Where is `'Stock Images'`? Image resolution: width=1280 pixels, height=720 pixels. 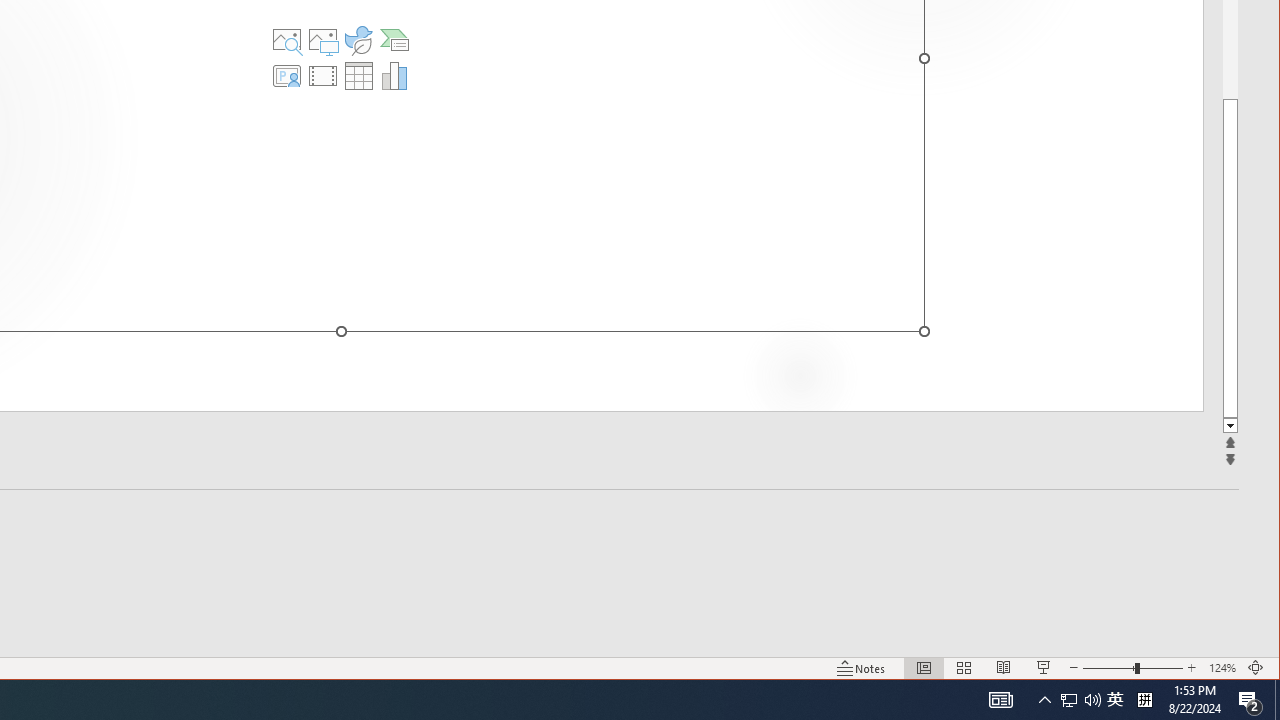 'Stock Images' is located at coordinates (286, 39).